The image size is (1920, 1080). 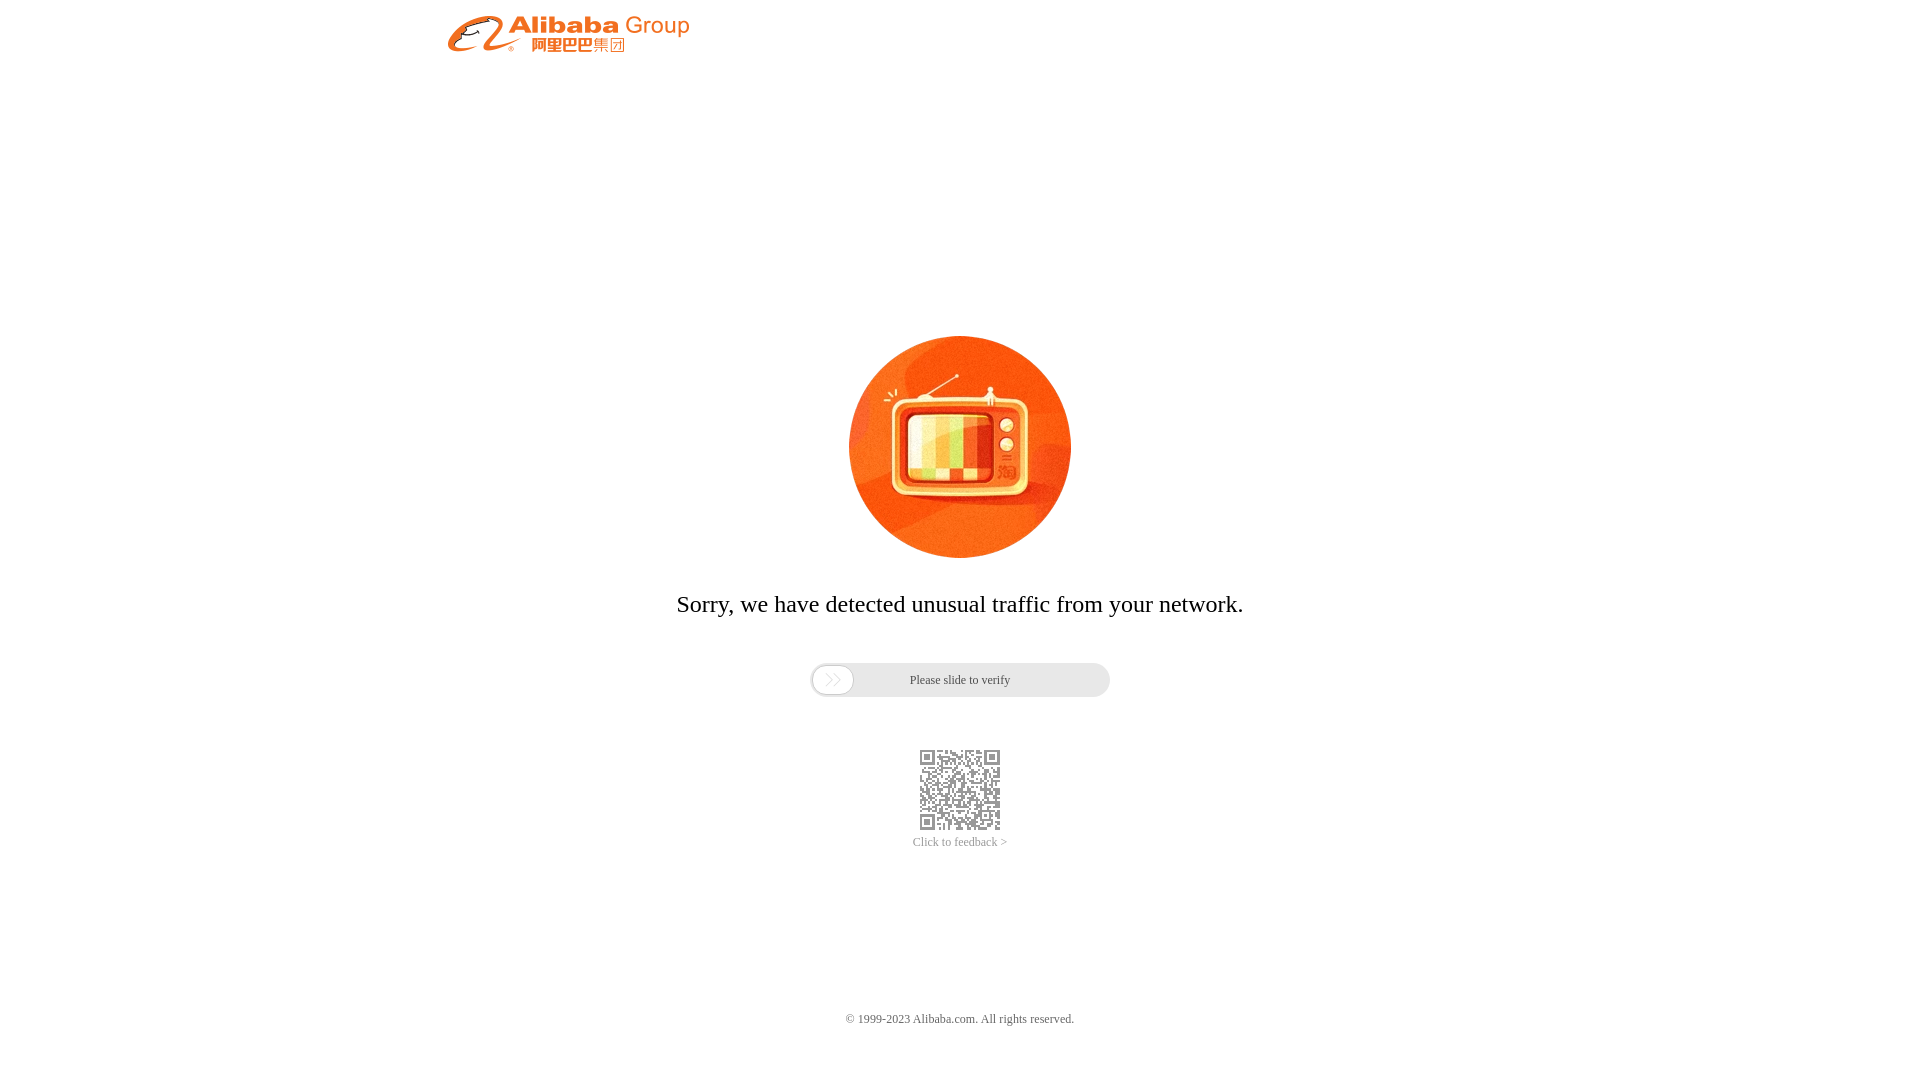 What do you see at coordinates (911, 842) in the screenshot?
I see `'Click to feedback >'` at bounding box center [911, 842].